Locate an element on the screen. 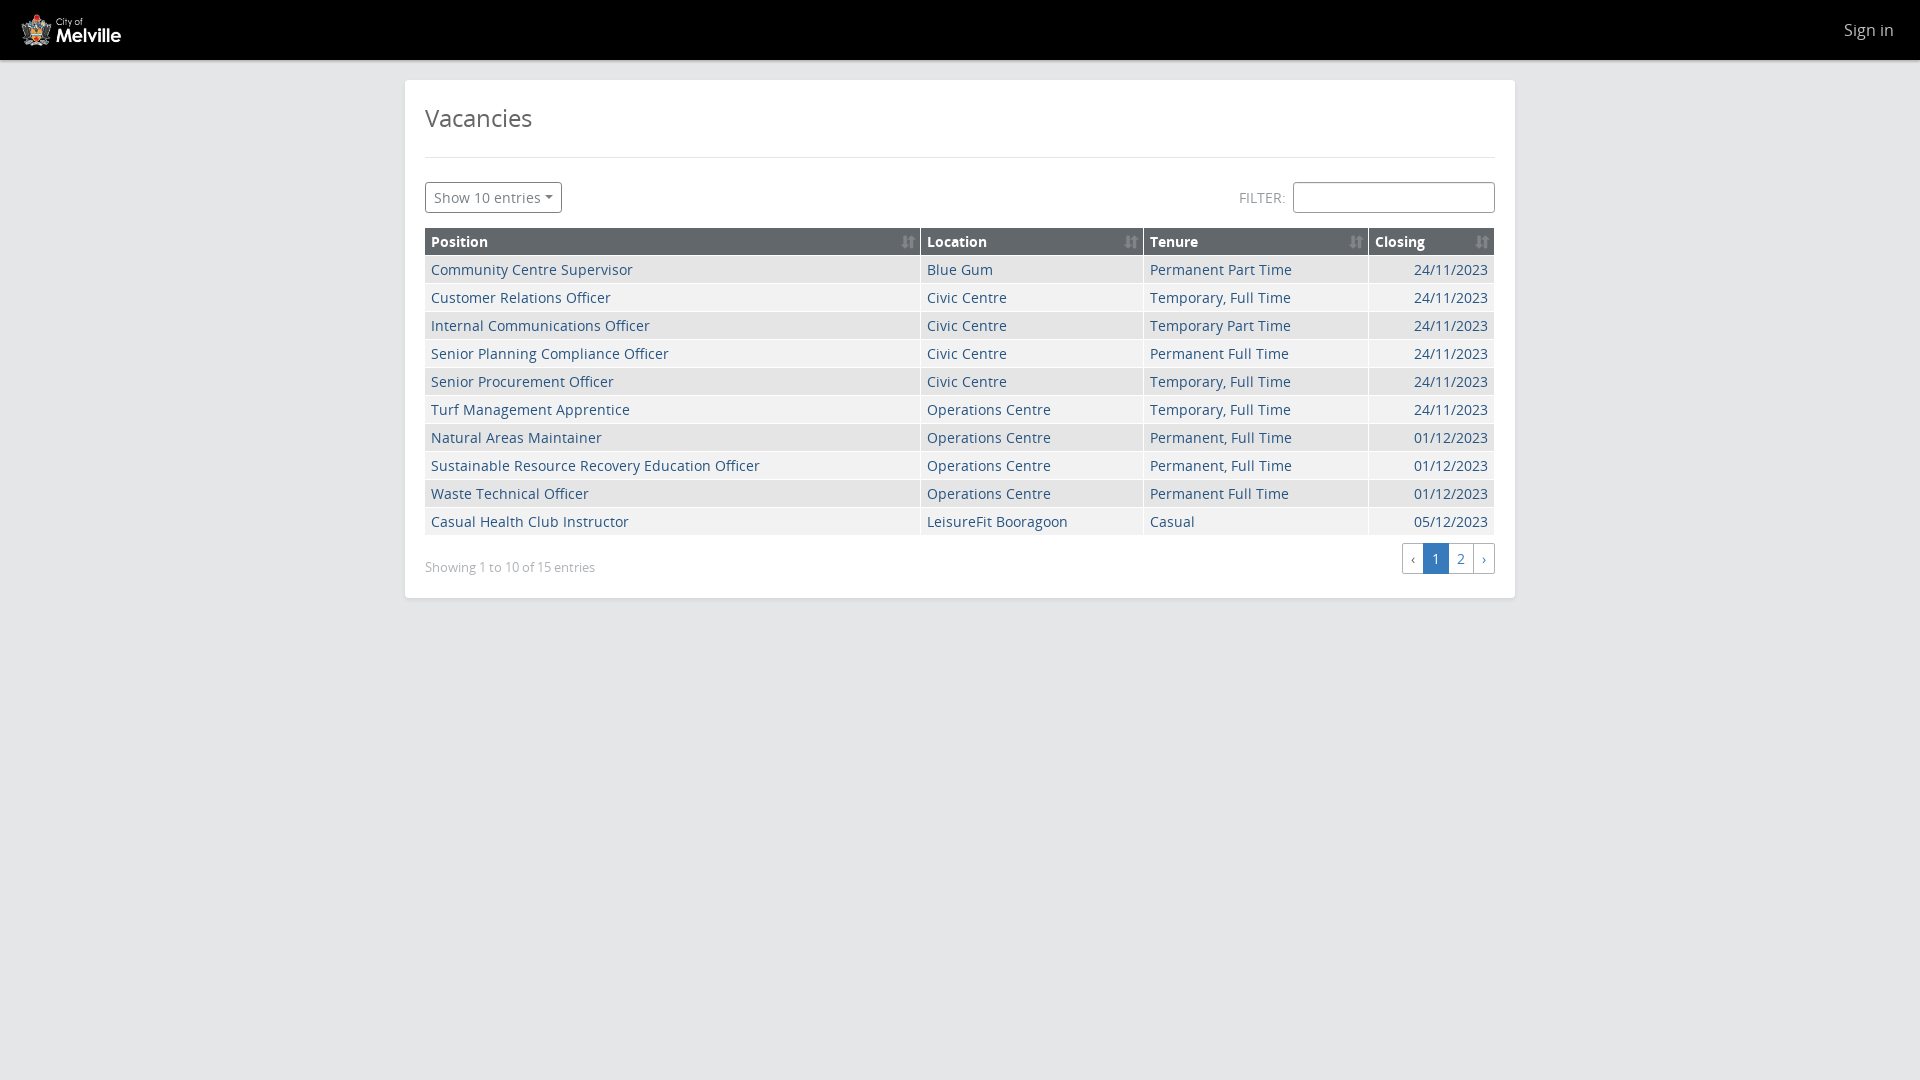 This screenshot has height=1080, width=1920. '1' is located at coordinates (1434, 558).